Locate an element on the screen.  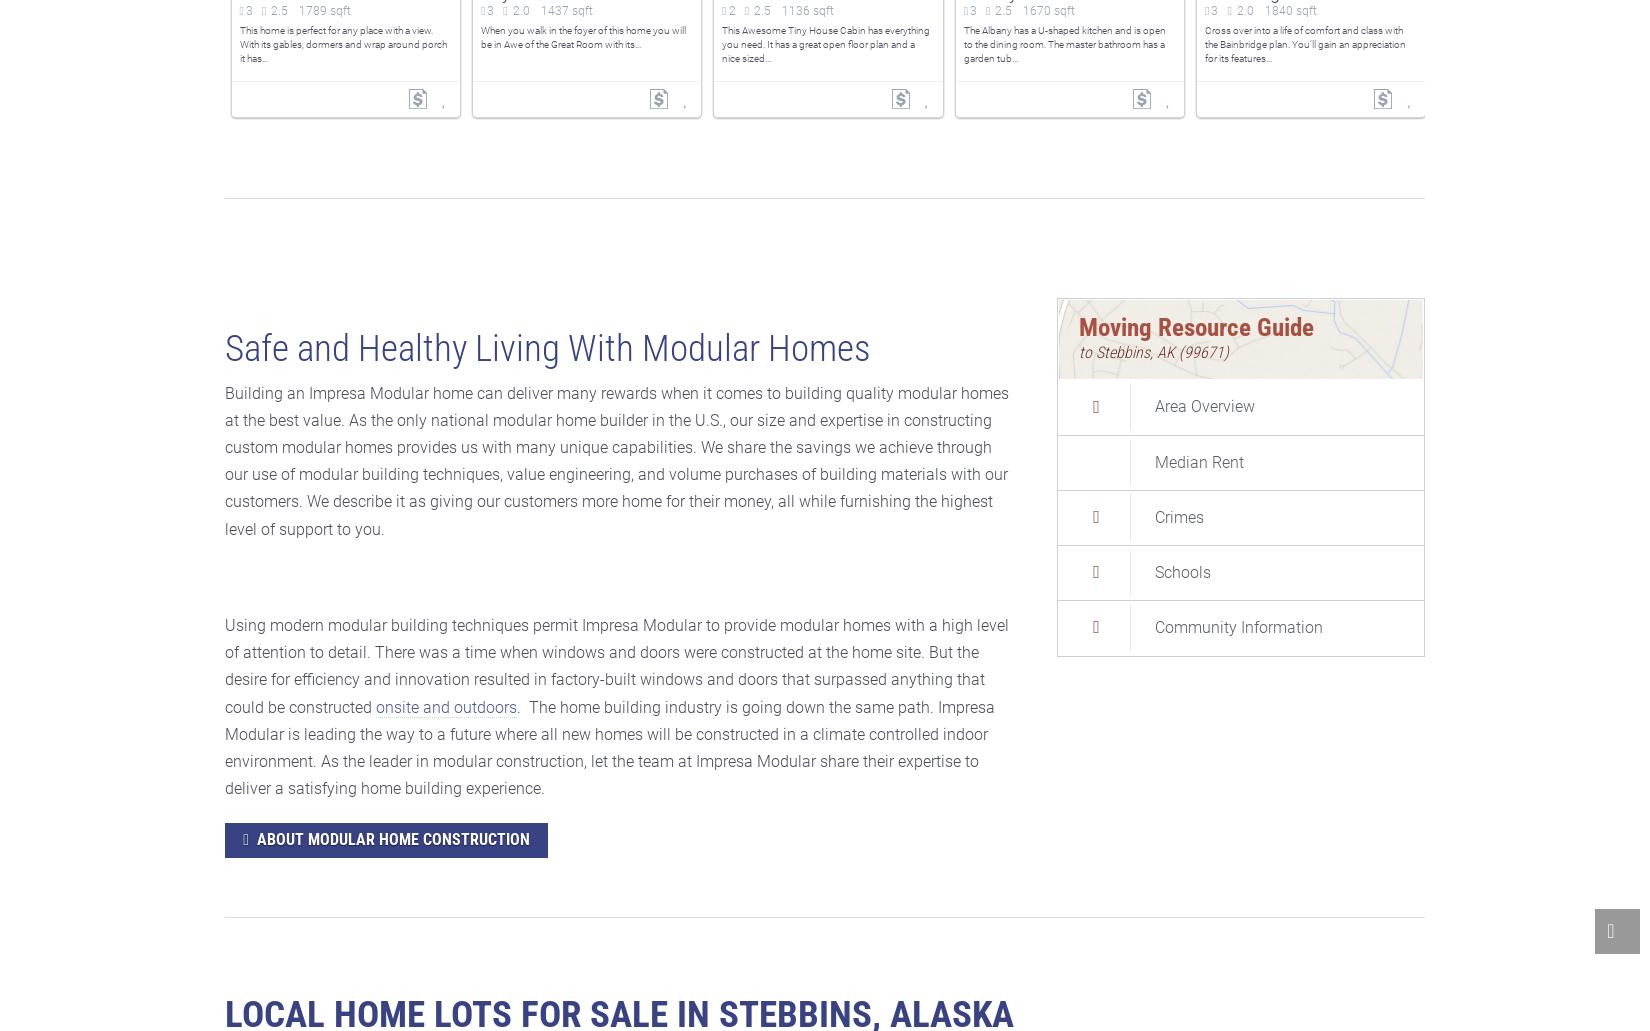
'Area Overview' is located at coordinates (1204, 405).